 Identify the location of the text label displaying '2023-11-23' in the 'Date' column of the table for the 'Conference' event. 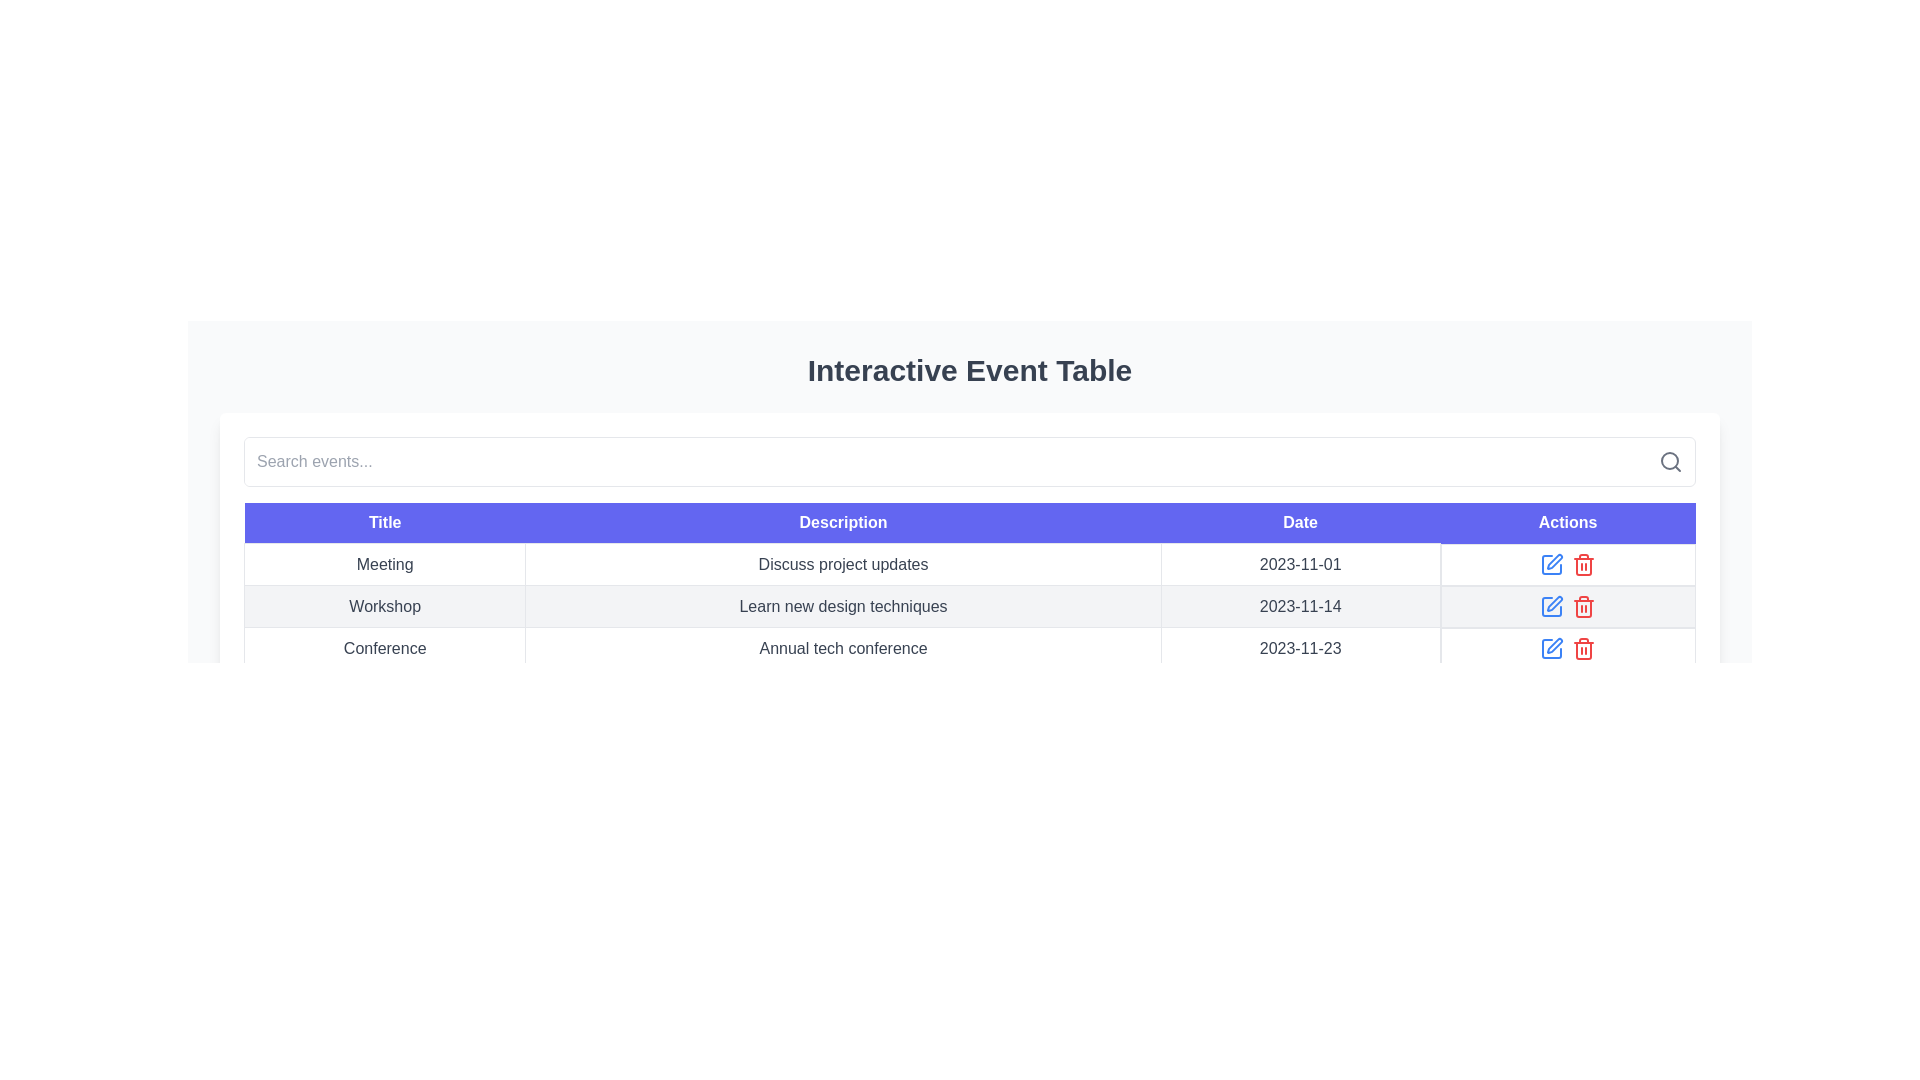
(1300, 648).